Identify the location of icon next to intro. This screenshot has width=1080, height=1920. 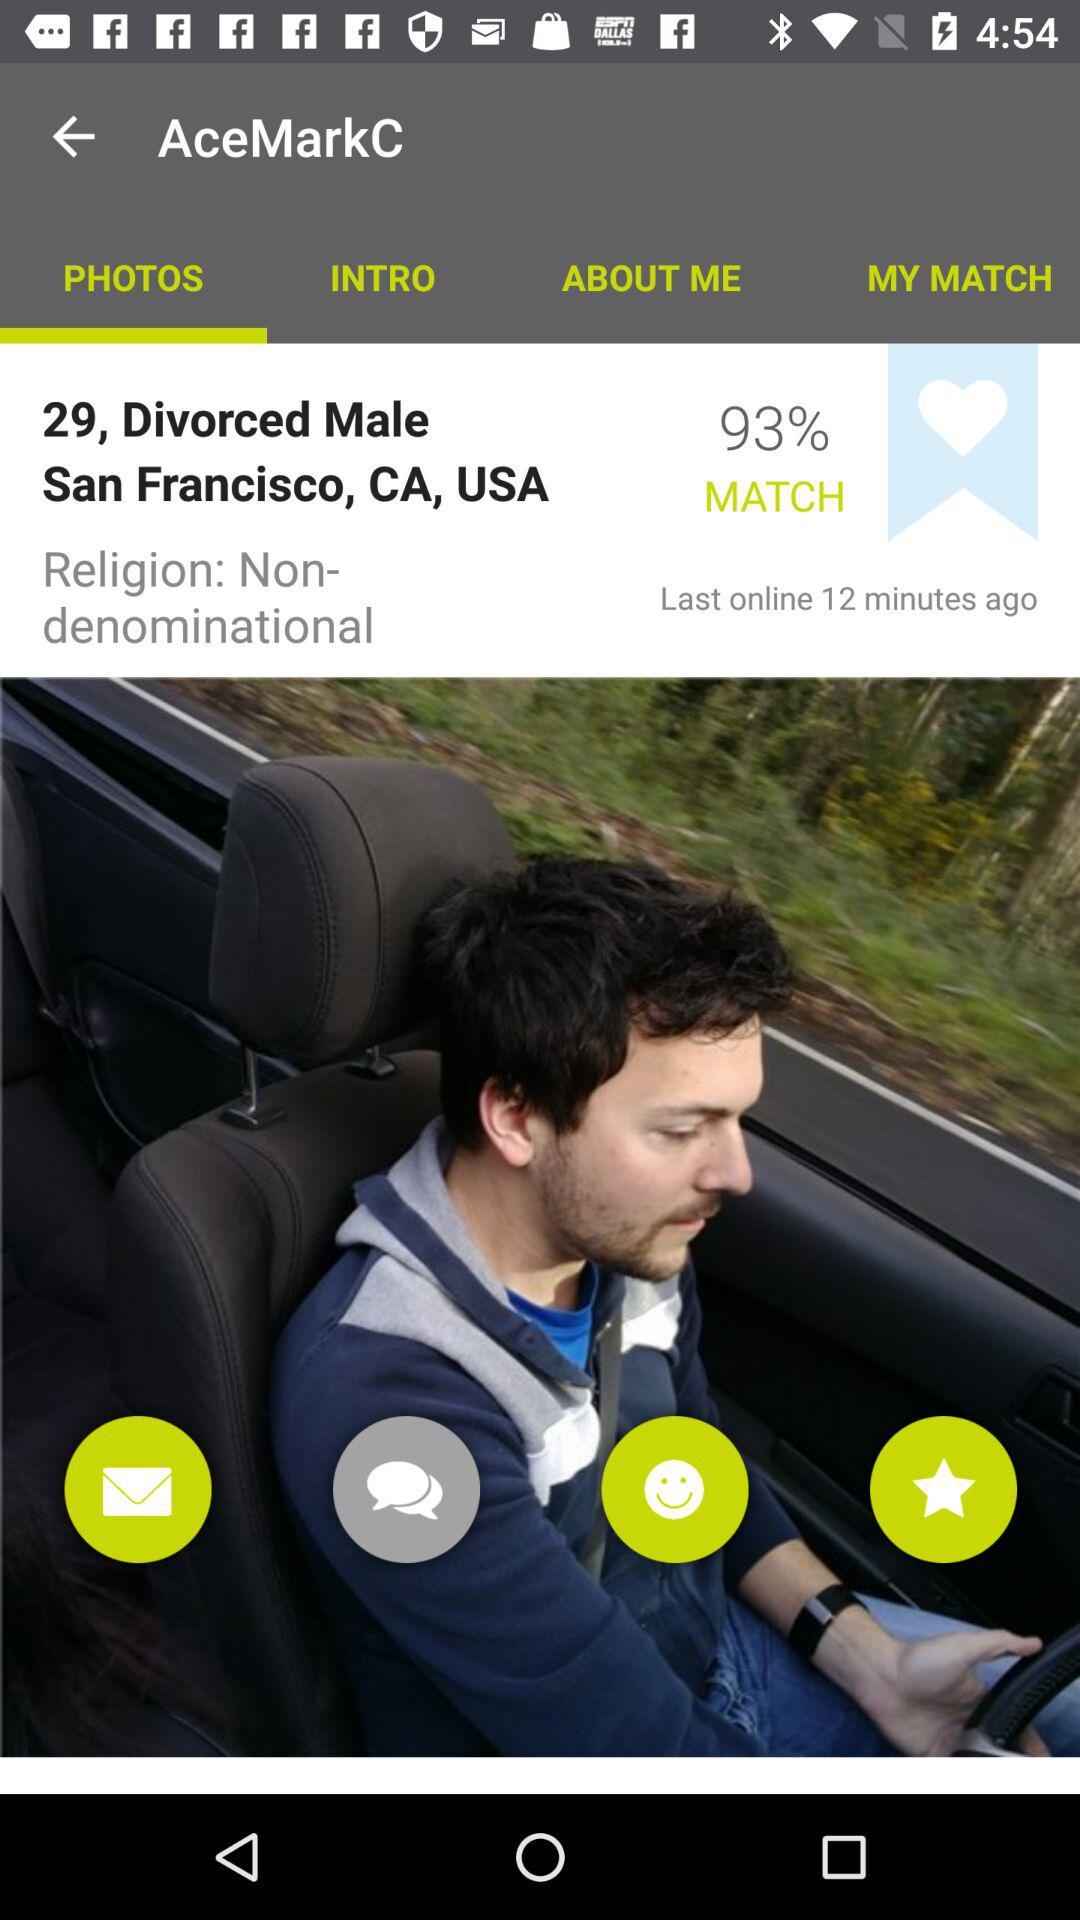
(651, 275).